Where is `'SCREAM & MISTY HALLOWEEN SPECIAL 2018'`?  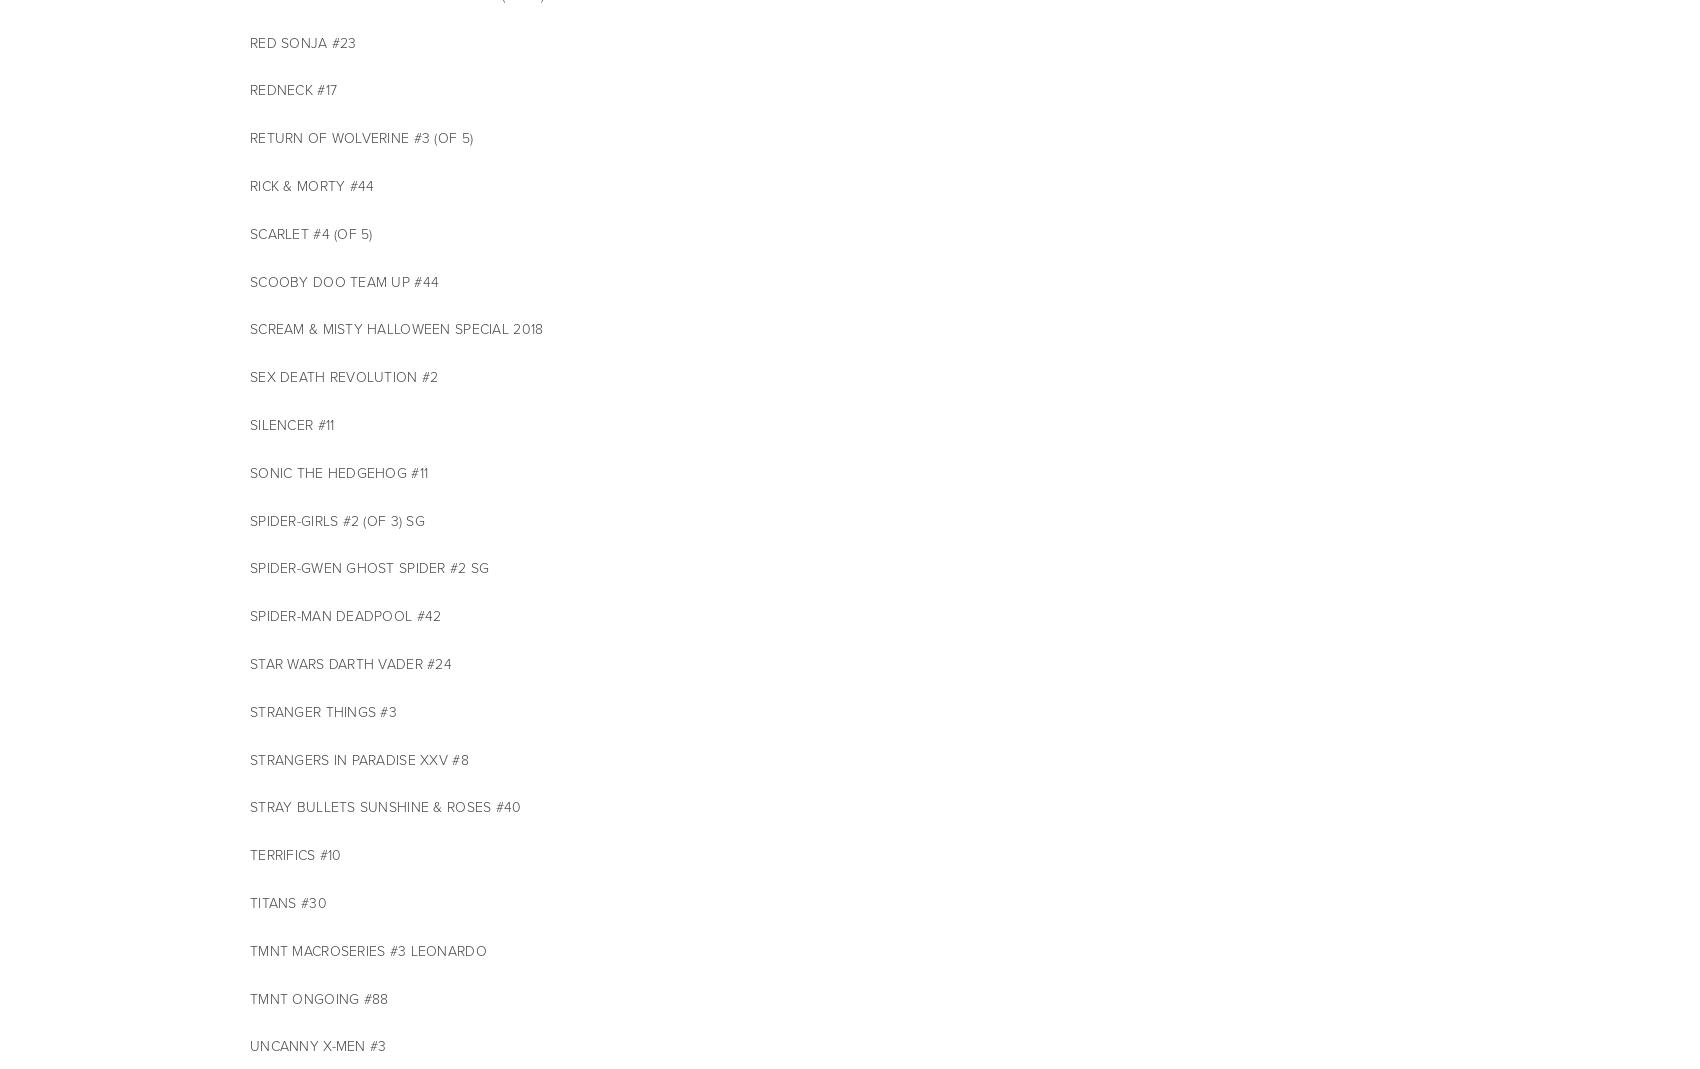 'SCREAM & MISTY HALLOWEEN SPECIAL 2018' is located at coordinates (250, 329).